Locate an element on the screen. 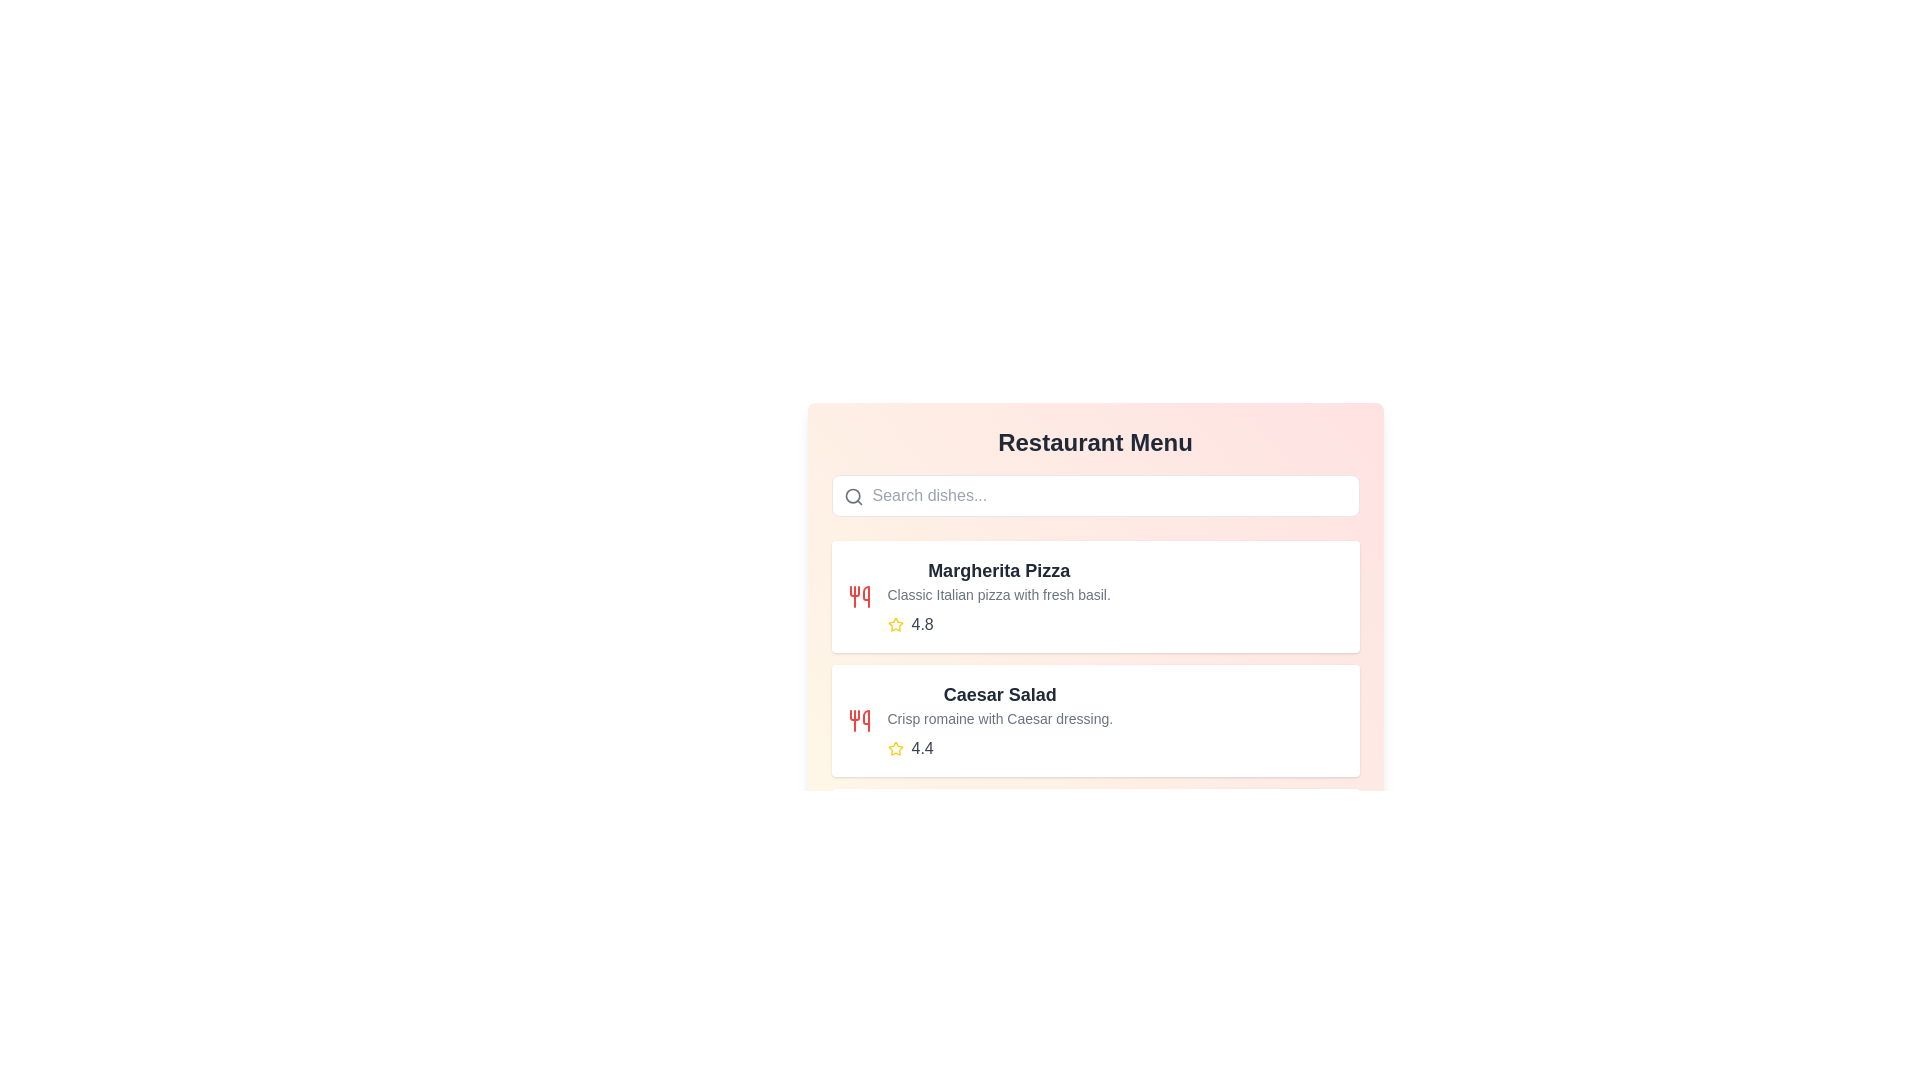 This screenshot has height=1080, width=1920. bold, large, dark-gray text labeled 'Margherita Pizza' at the top of the menu item card, which is positioned in the center column of the menu interface is located at coordinates (999, 570).